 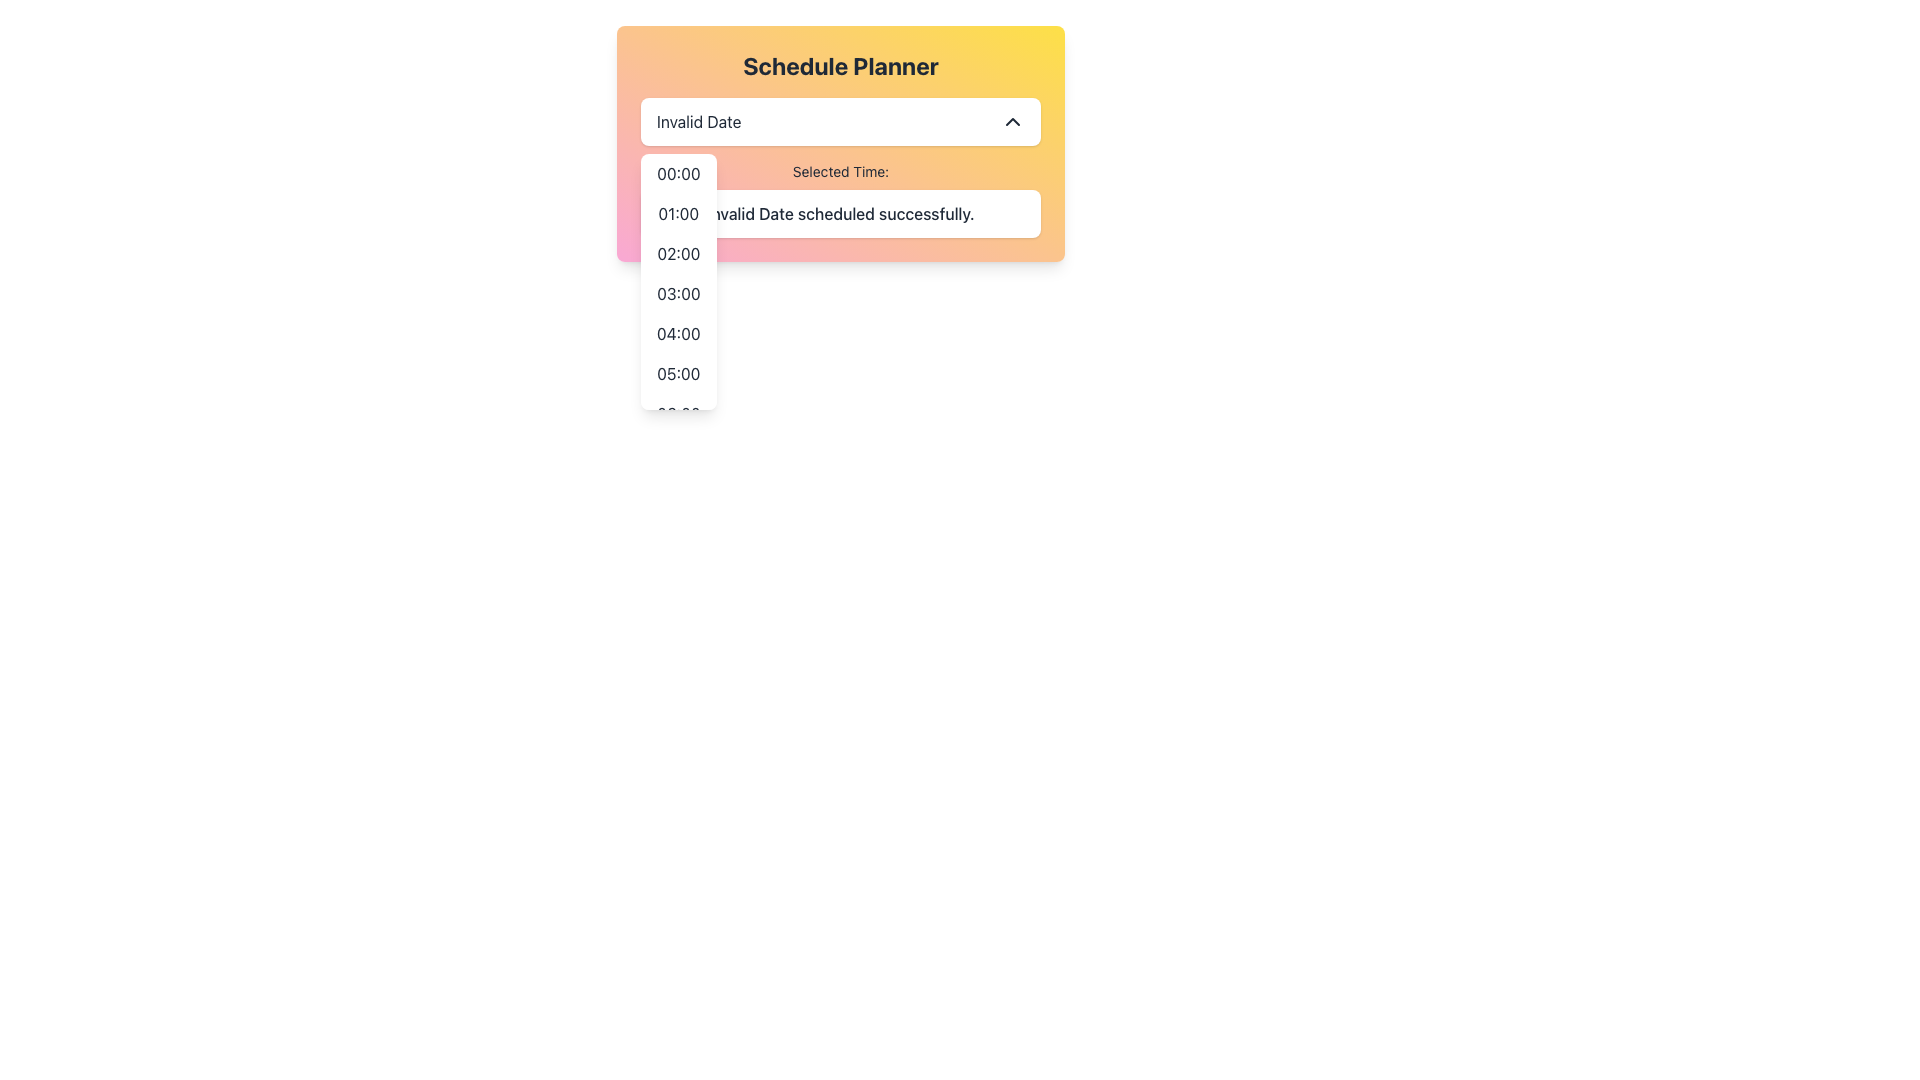 What do you see at coordinates (678, 293) in the screenshot?
I see `the list item displaying '03:00' in the dropdown menu` at bounding box center [678, 293].